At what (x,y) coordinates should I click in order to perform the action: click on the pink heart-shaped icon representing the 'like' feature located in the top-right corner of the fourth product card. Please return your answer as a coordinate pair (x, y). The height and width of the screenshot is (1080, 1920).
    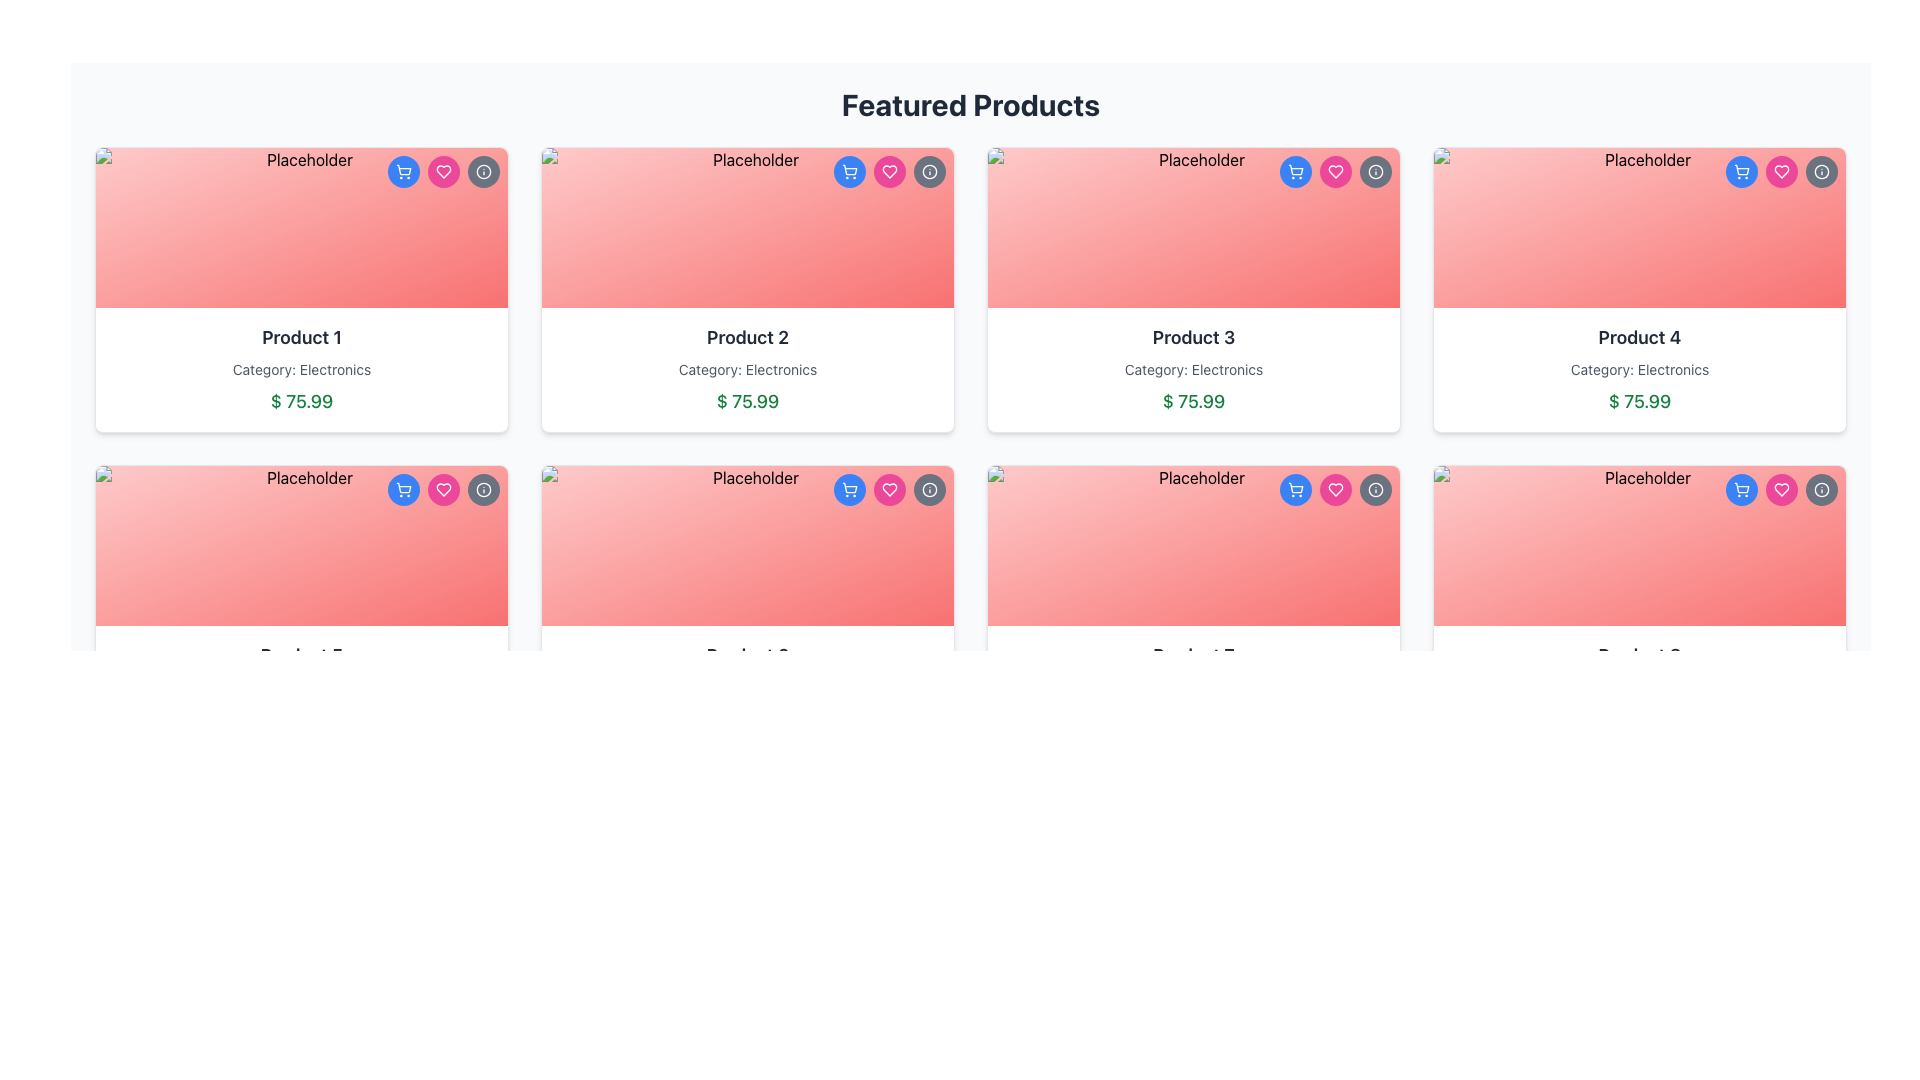
    Looking at the image, I should click on (1781, 489).